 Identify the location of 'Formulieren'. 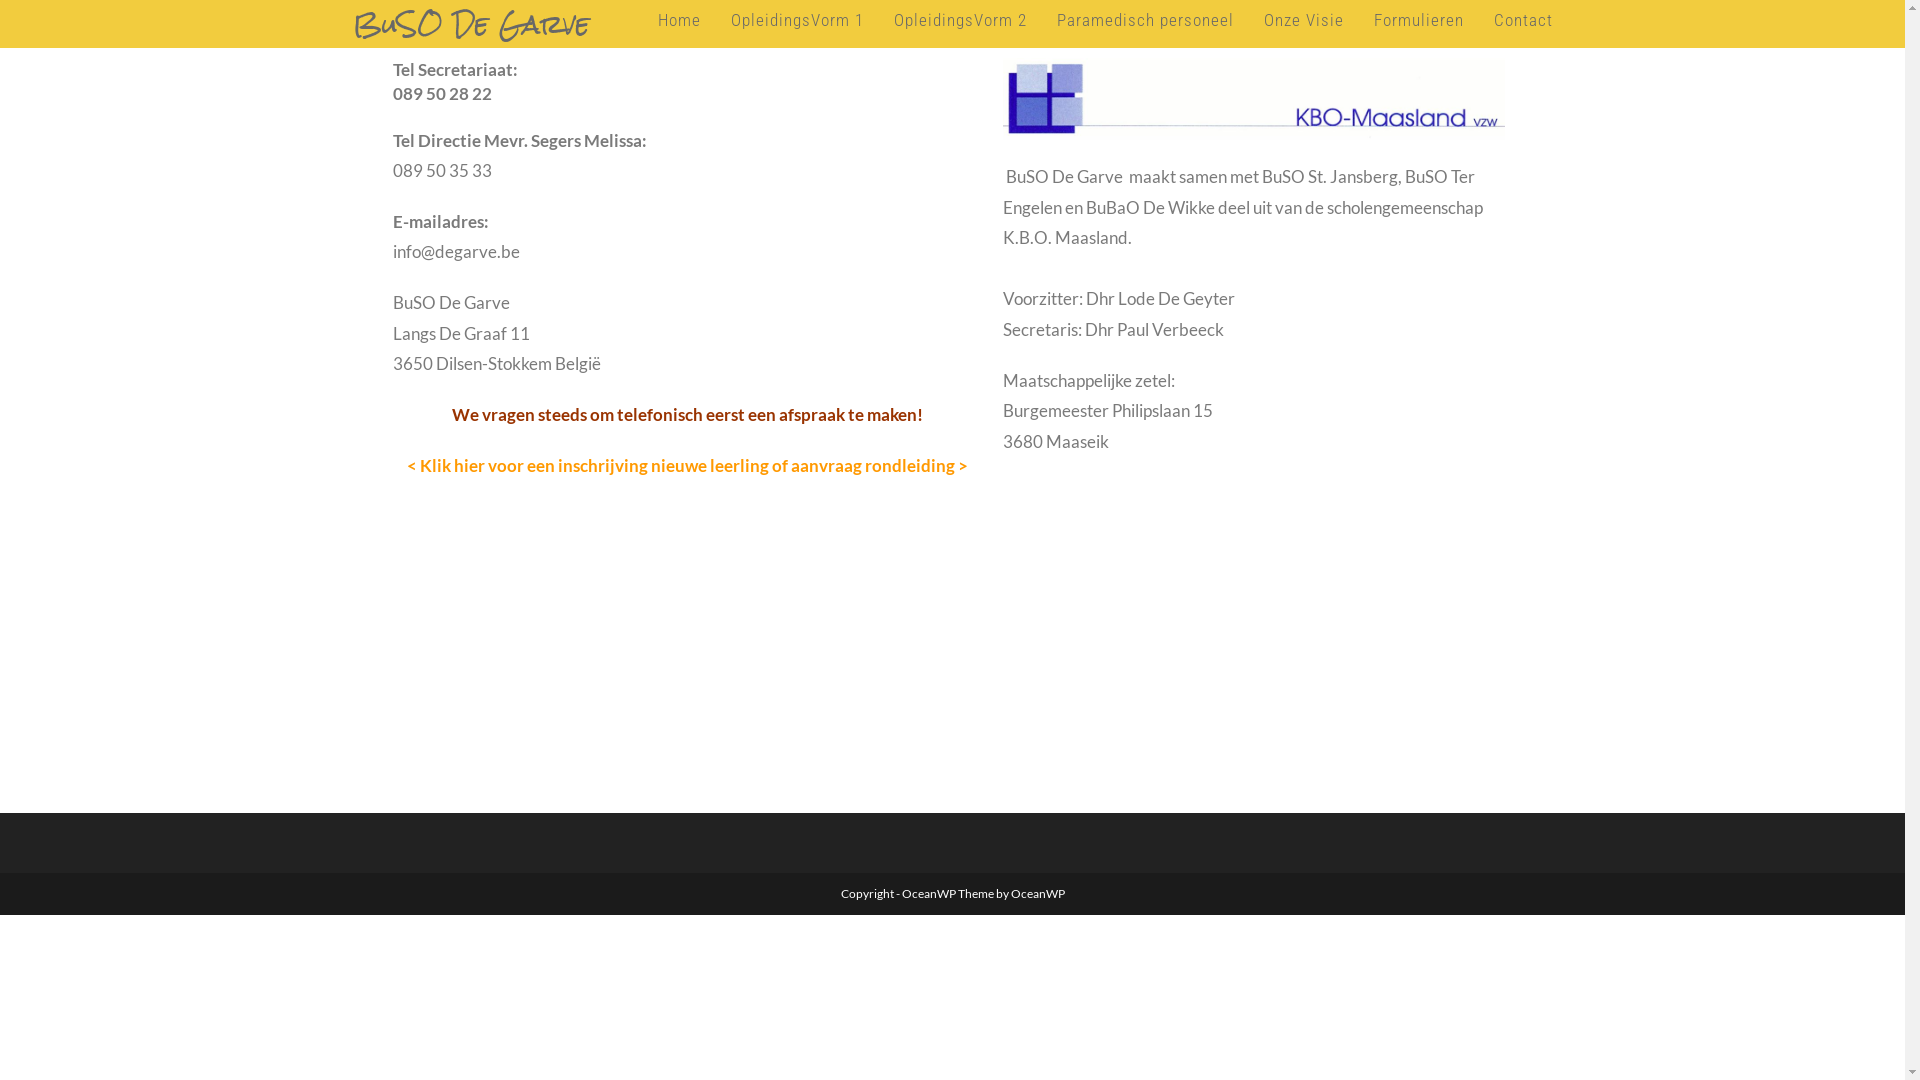
(1416, 19).